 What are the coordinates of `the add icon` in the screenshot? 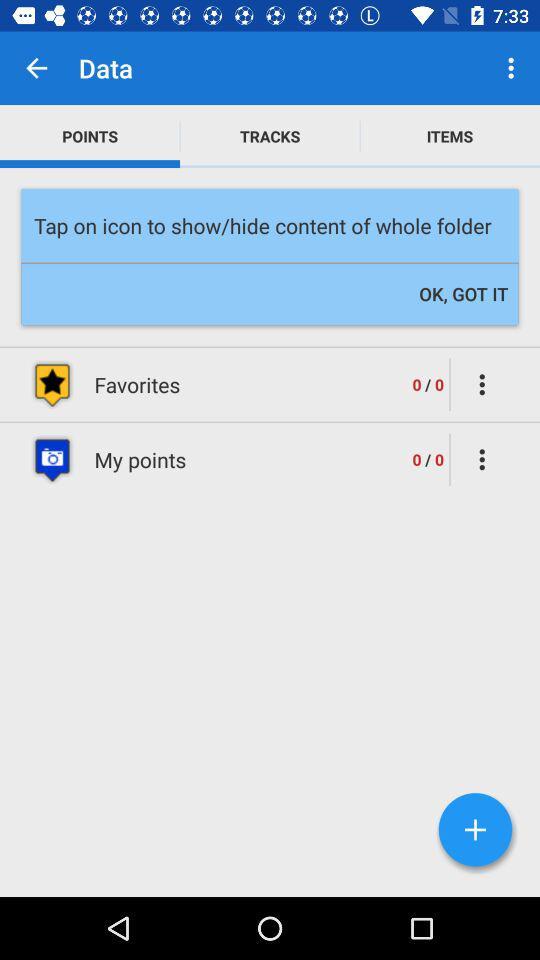 It's located at (474, 829).